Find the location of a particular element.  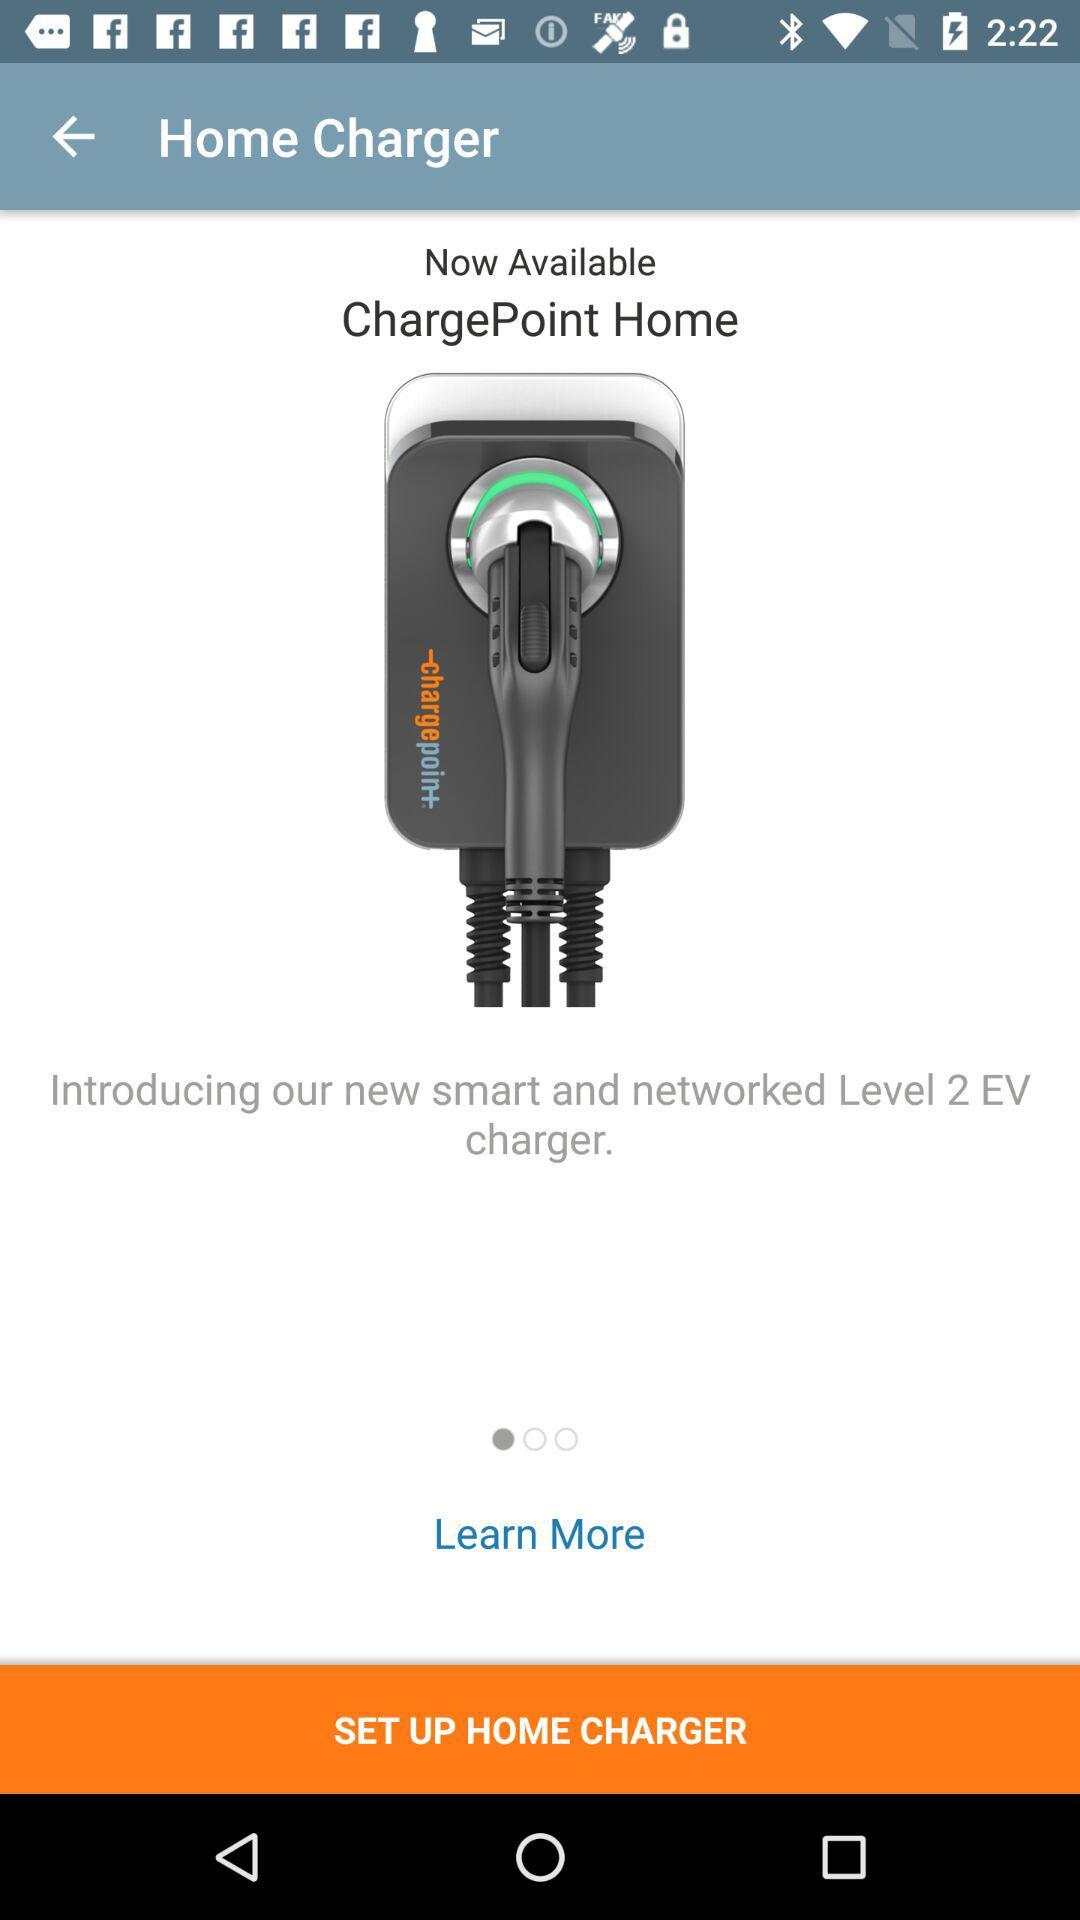

icon to the left of the home charger icon is located at coordinates (72, 135).